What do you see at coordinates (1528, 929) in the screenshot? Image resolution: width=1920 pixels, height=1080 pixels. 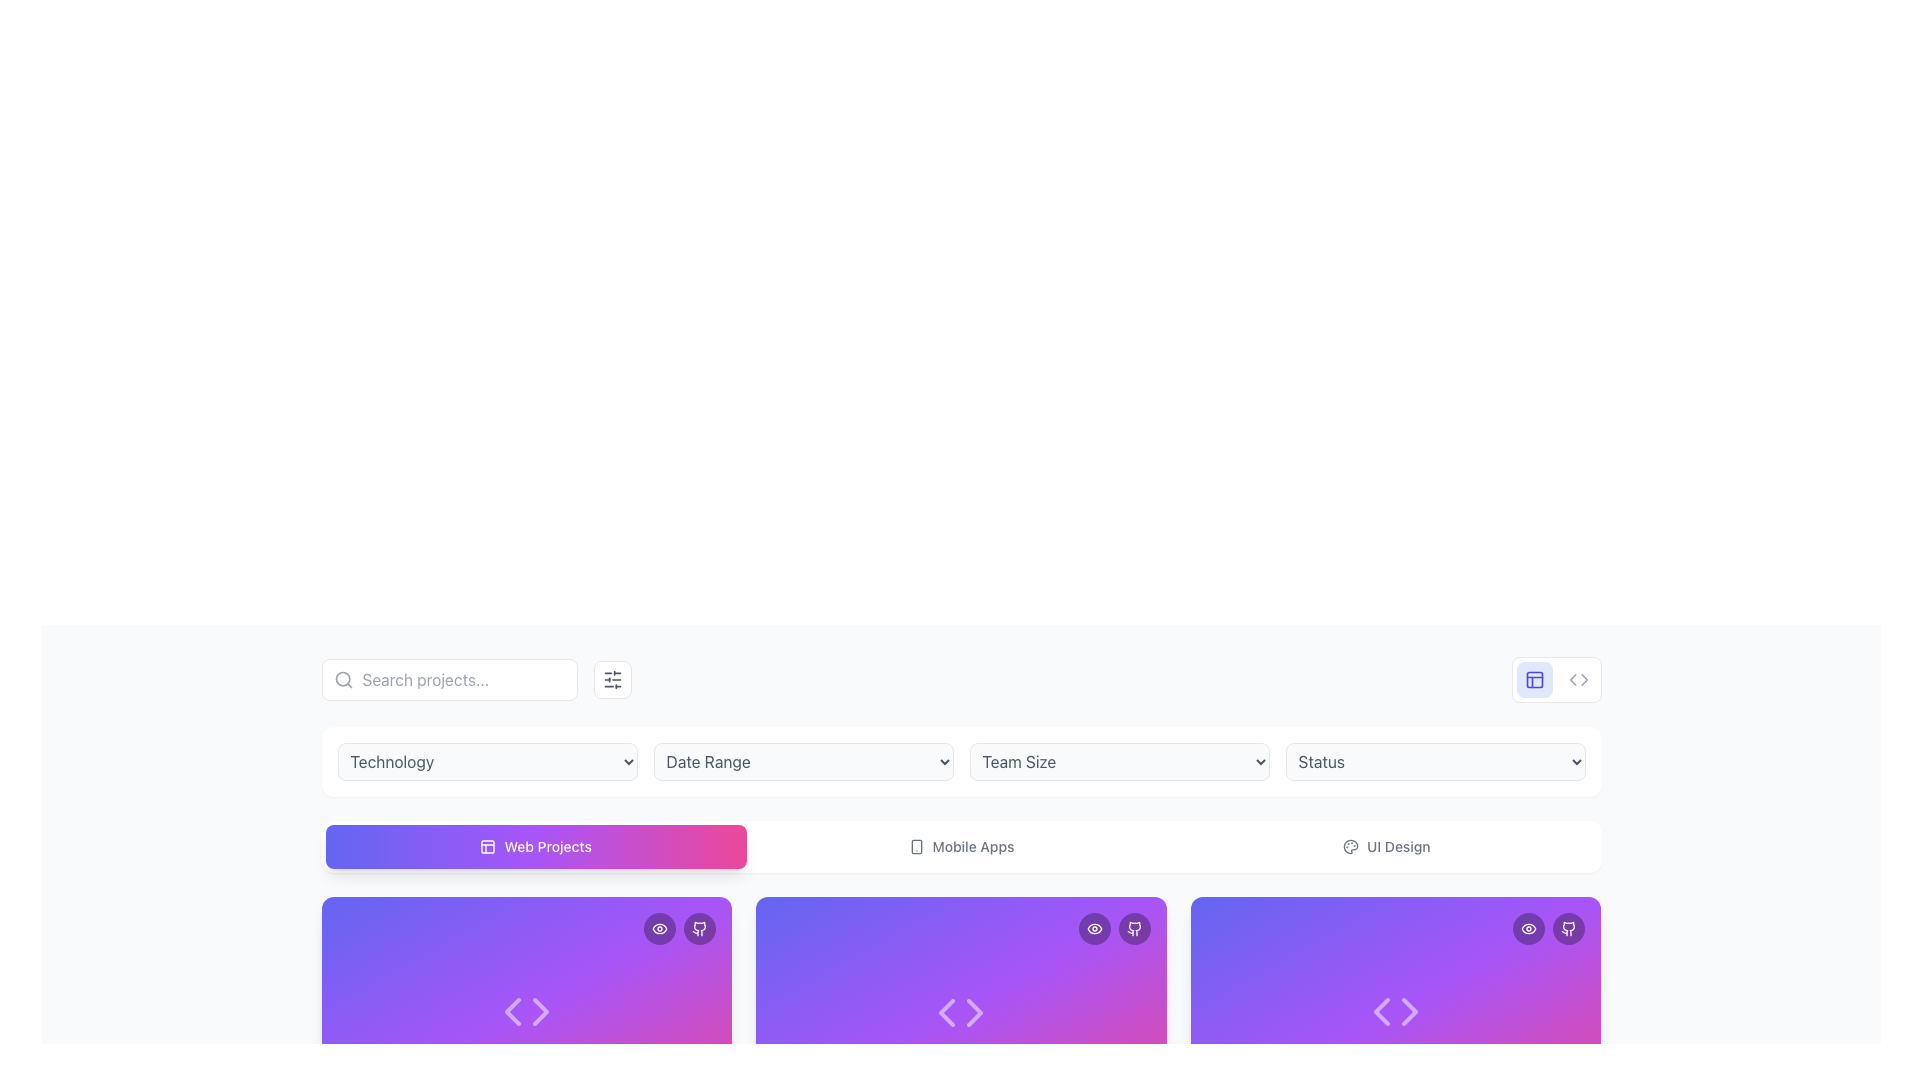 I see `the eye-shaped icon with a black outline located inside a circular button at the top-right corner of the purple-colored card` at bounding box center [1528, 929].